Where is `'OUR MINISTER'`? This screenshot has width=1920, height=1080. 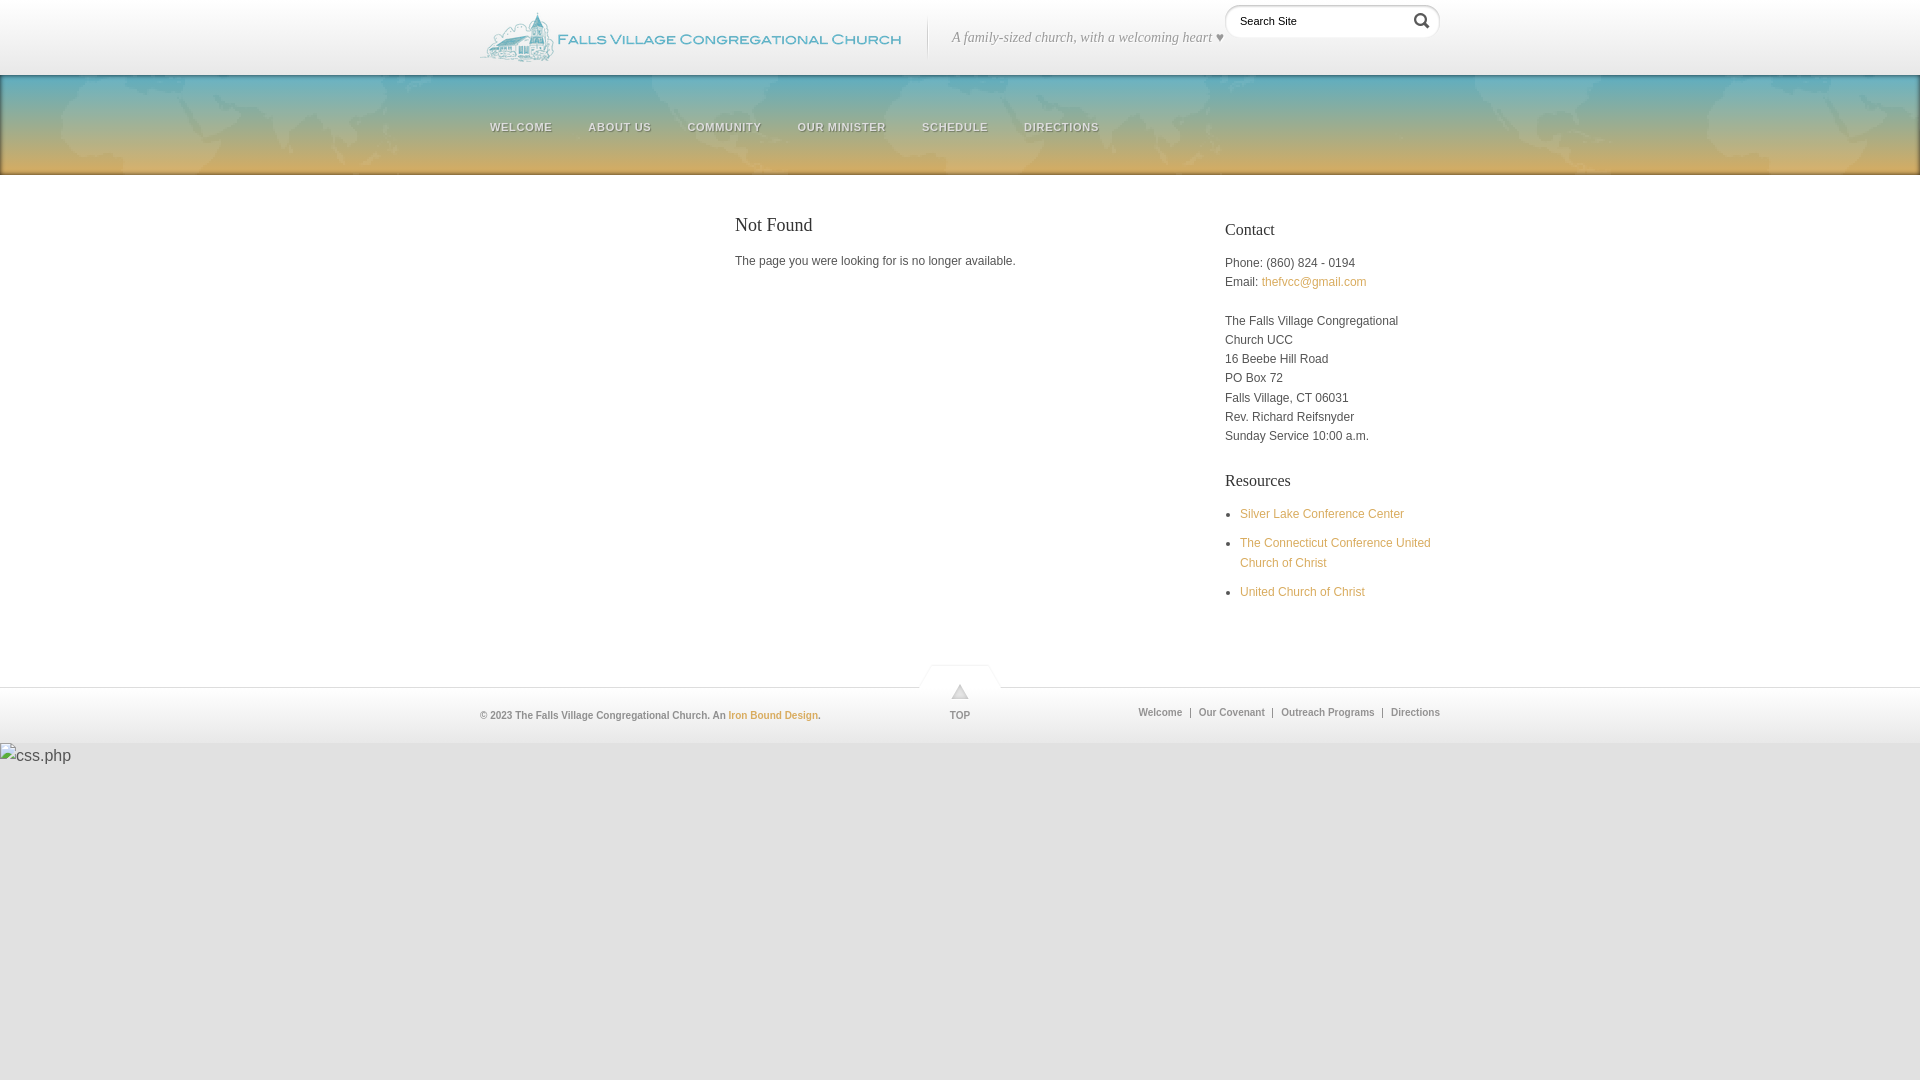
'OUR MINISTER' is located at coordinates (778, 127).